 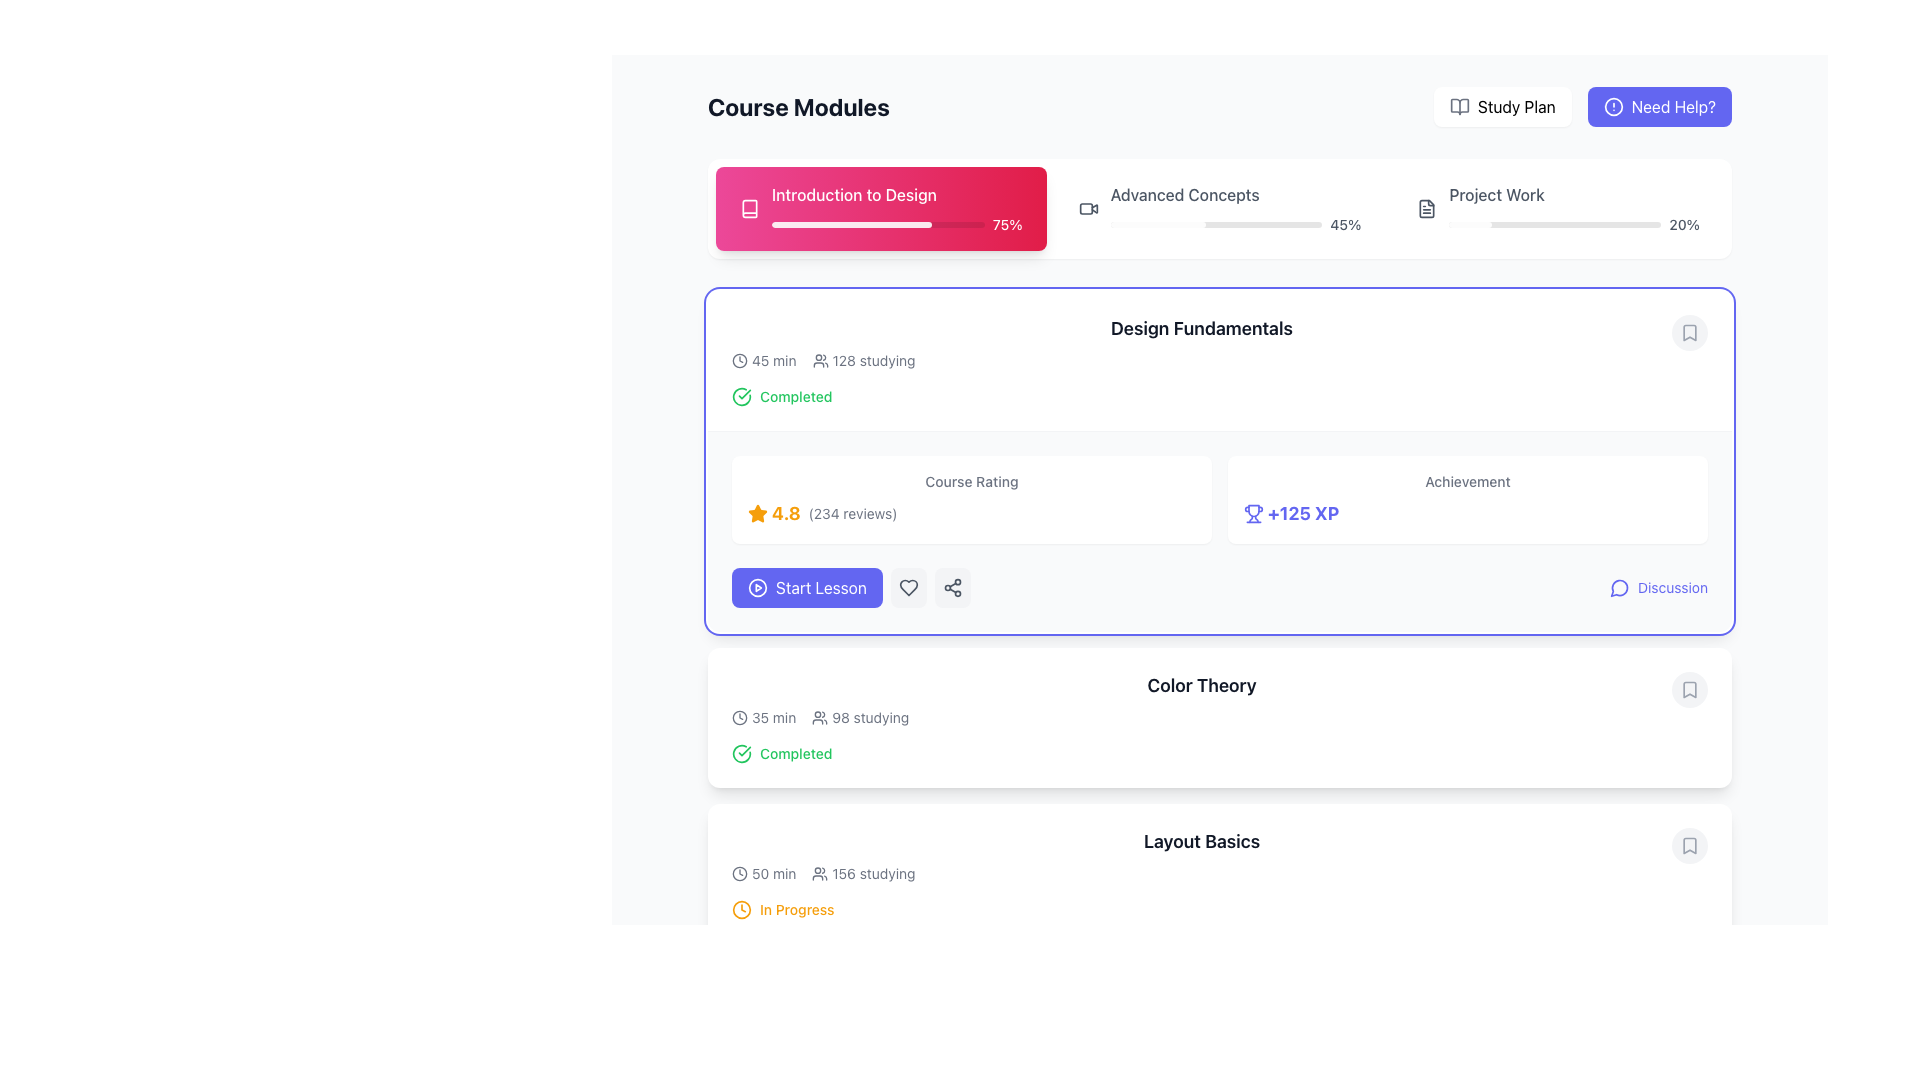 What do you see at coordinates (1688, 845) in the screenshot?
I see `the bookmark action indicator button located on the far-right side of the 'Layout Basics' tile` at bounding box center [1688, 845].